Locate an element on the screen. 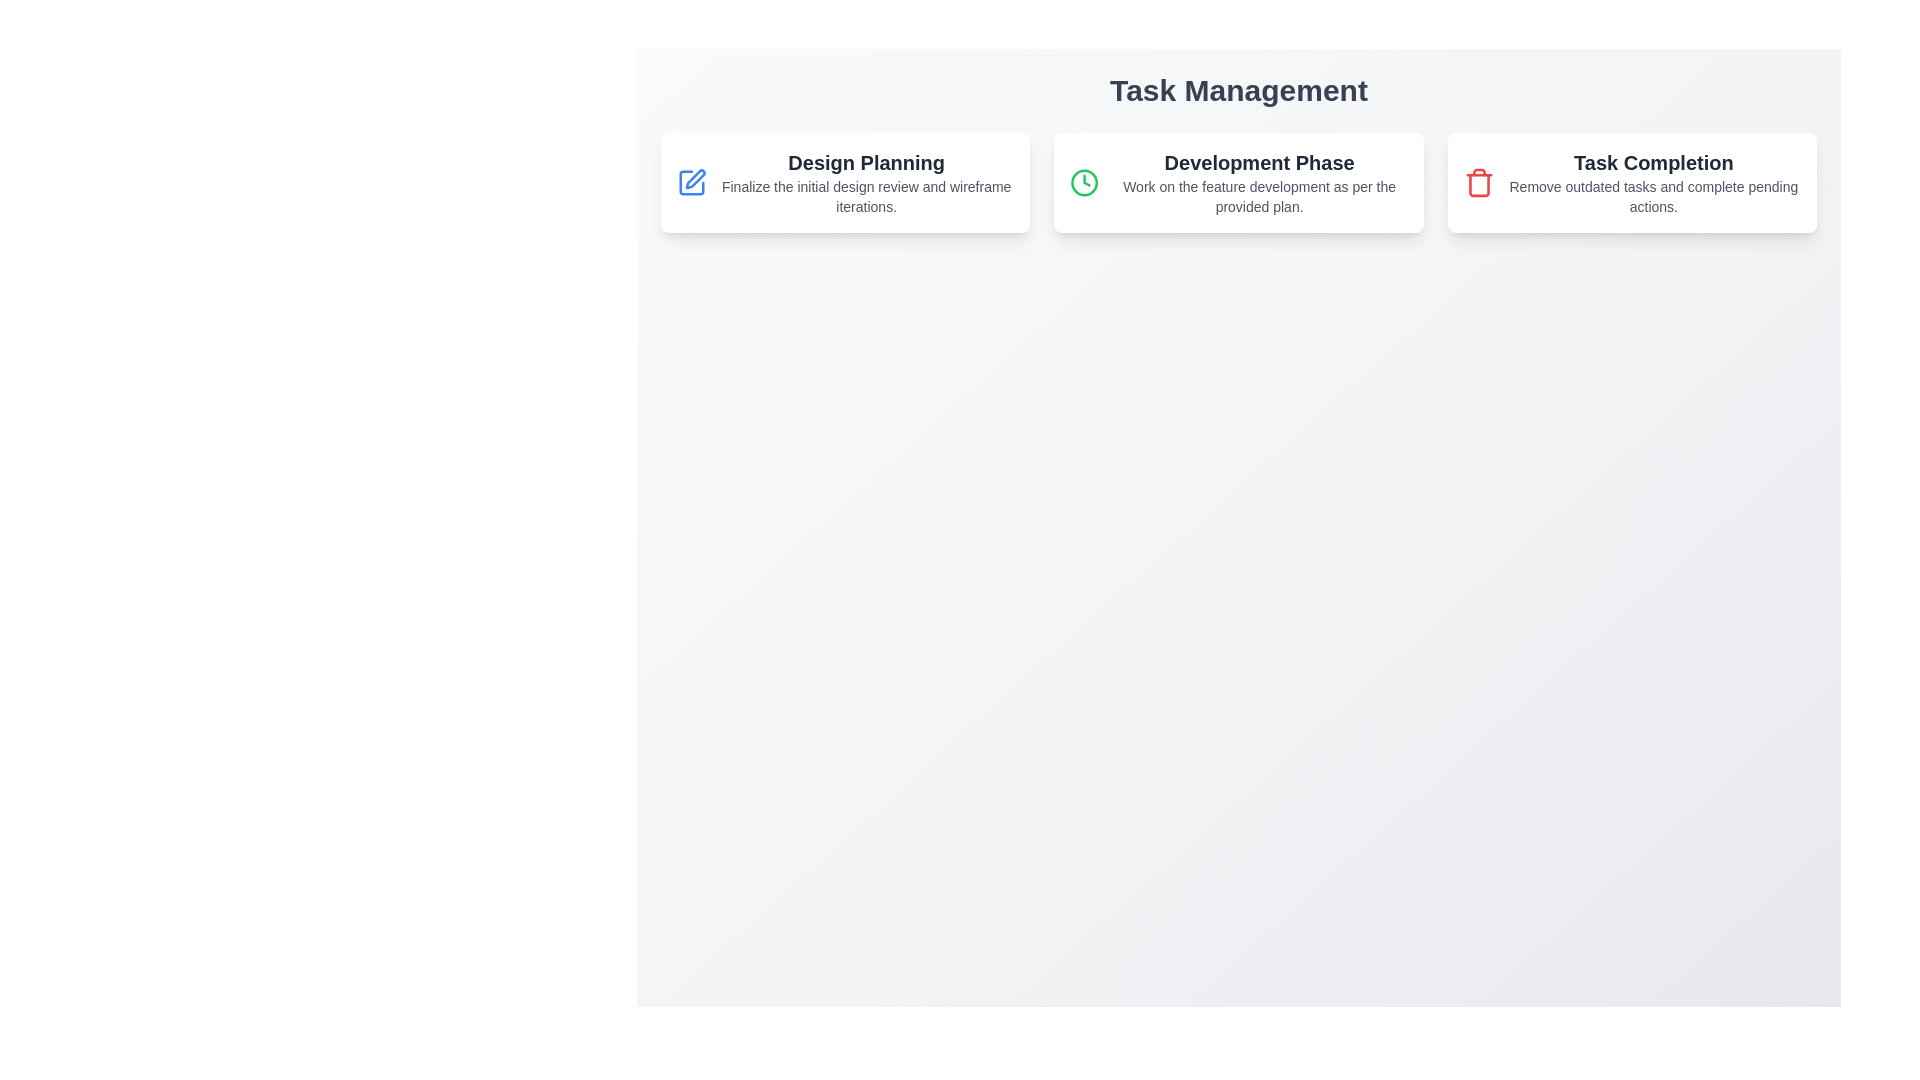 The image size is (1920, 1080). the 'Task Completion' text display block, which includes a bold title and descriptive text, located on the right side of the row of three cards is located at coordinates (1653, 182).